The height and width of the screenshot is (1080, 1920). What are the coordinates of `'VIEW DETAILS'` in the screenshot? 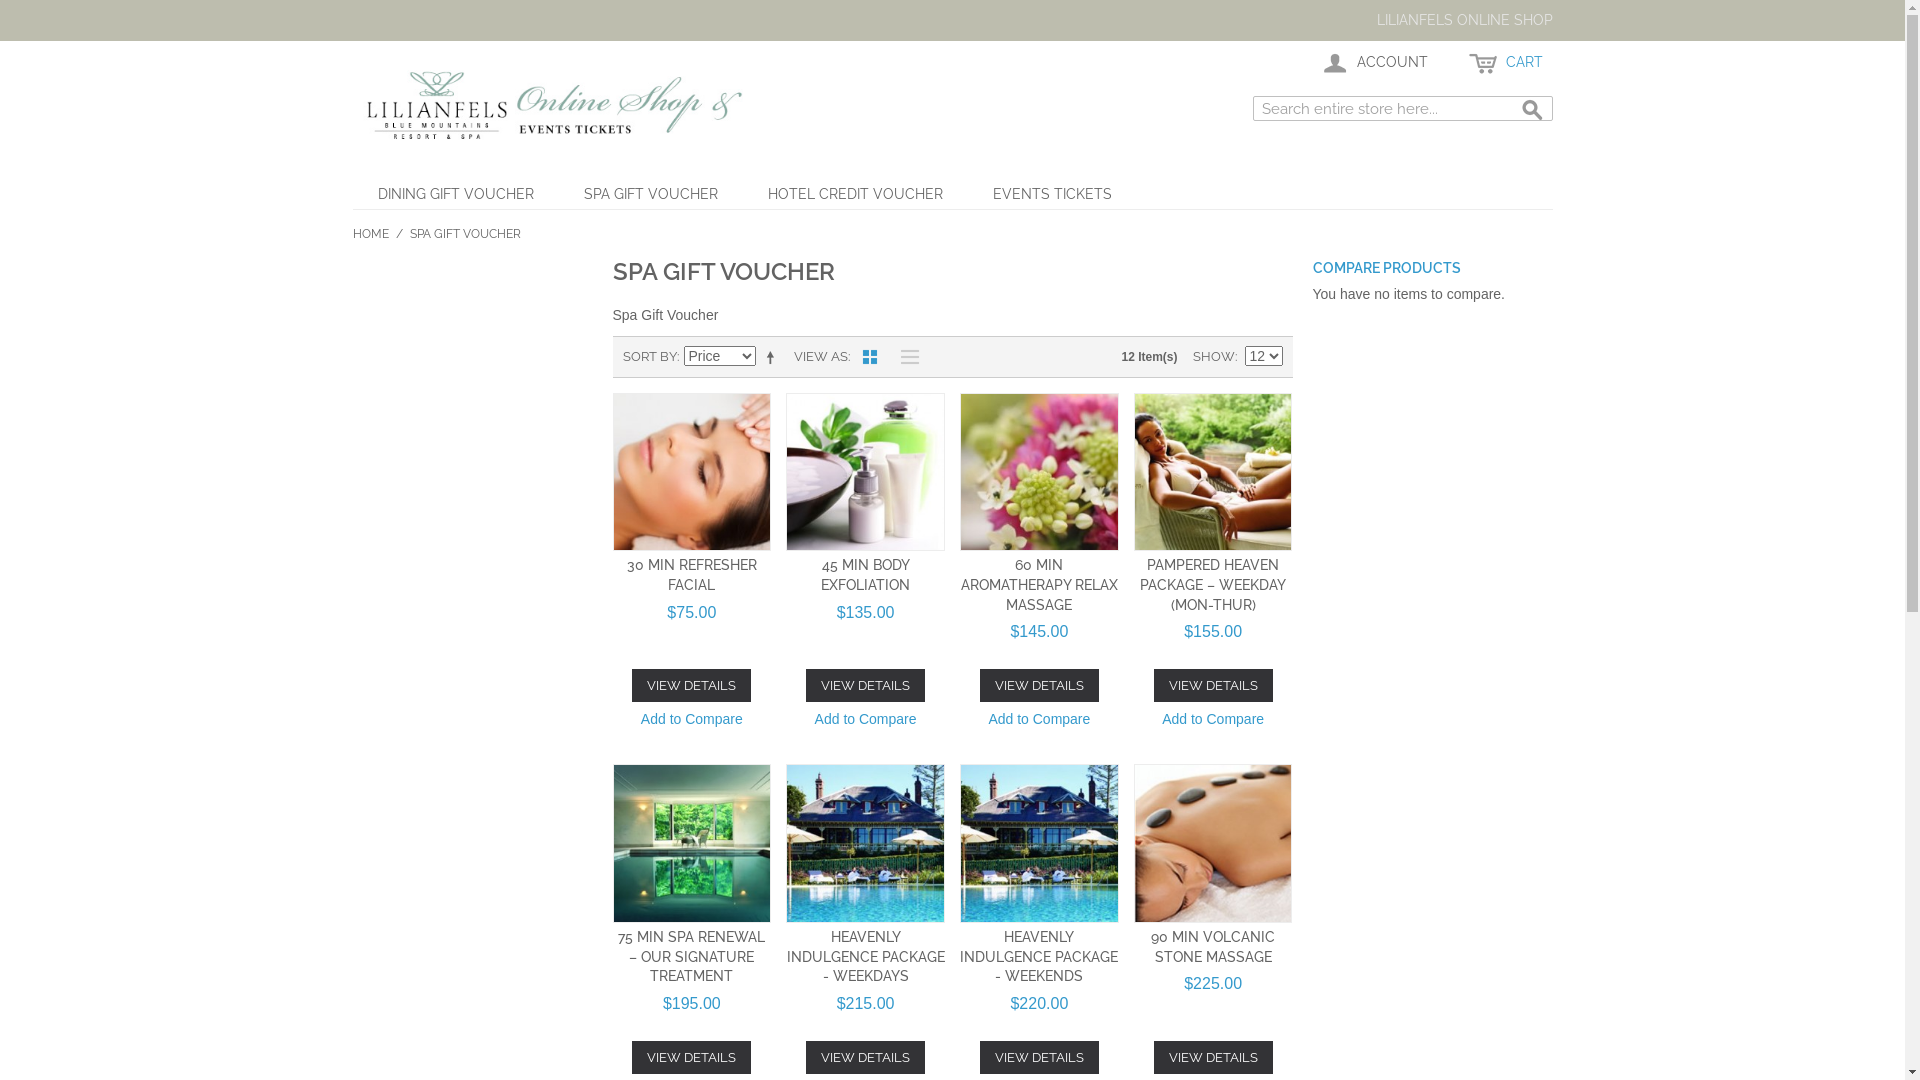 It's located at (865, 684).